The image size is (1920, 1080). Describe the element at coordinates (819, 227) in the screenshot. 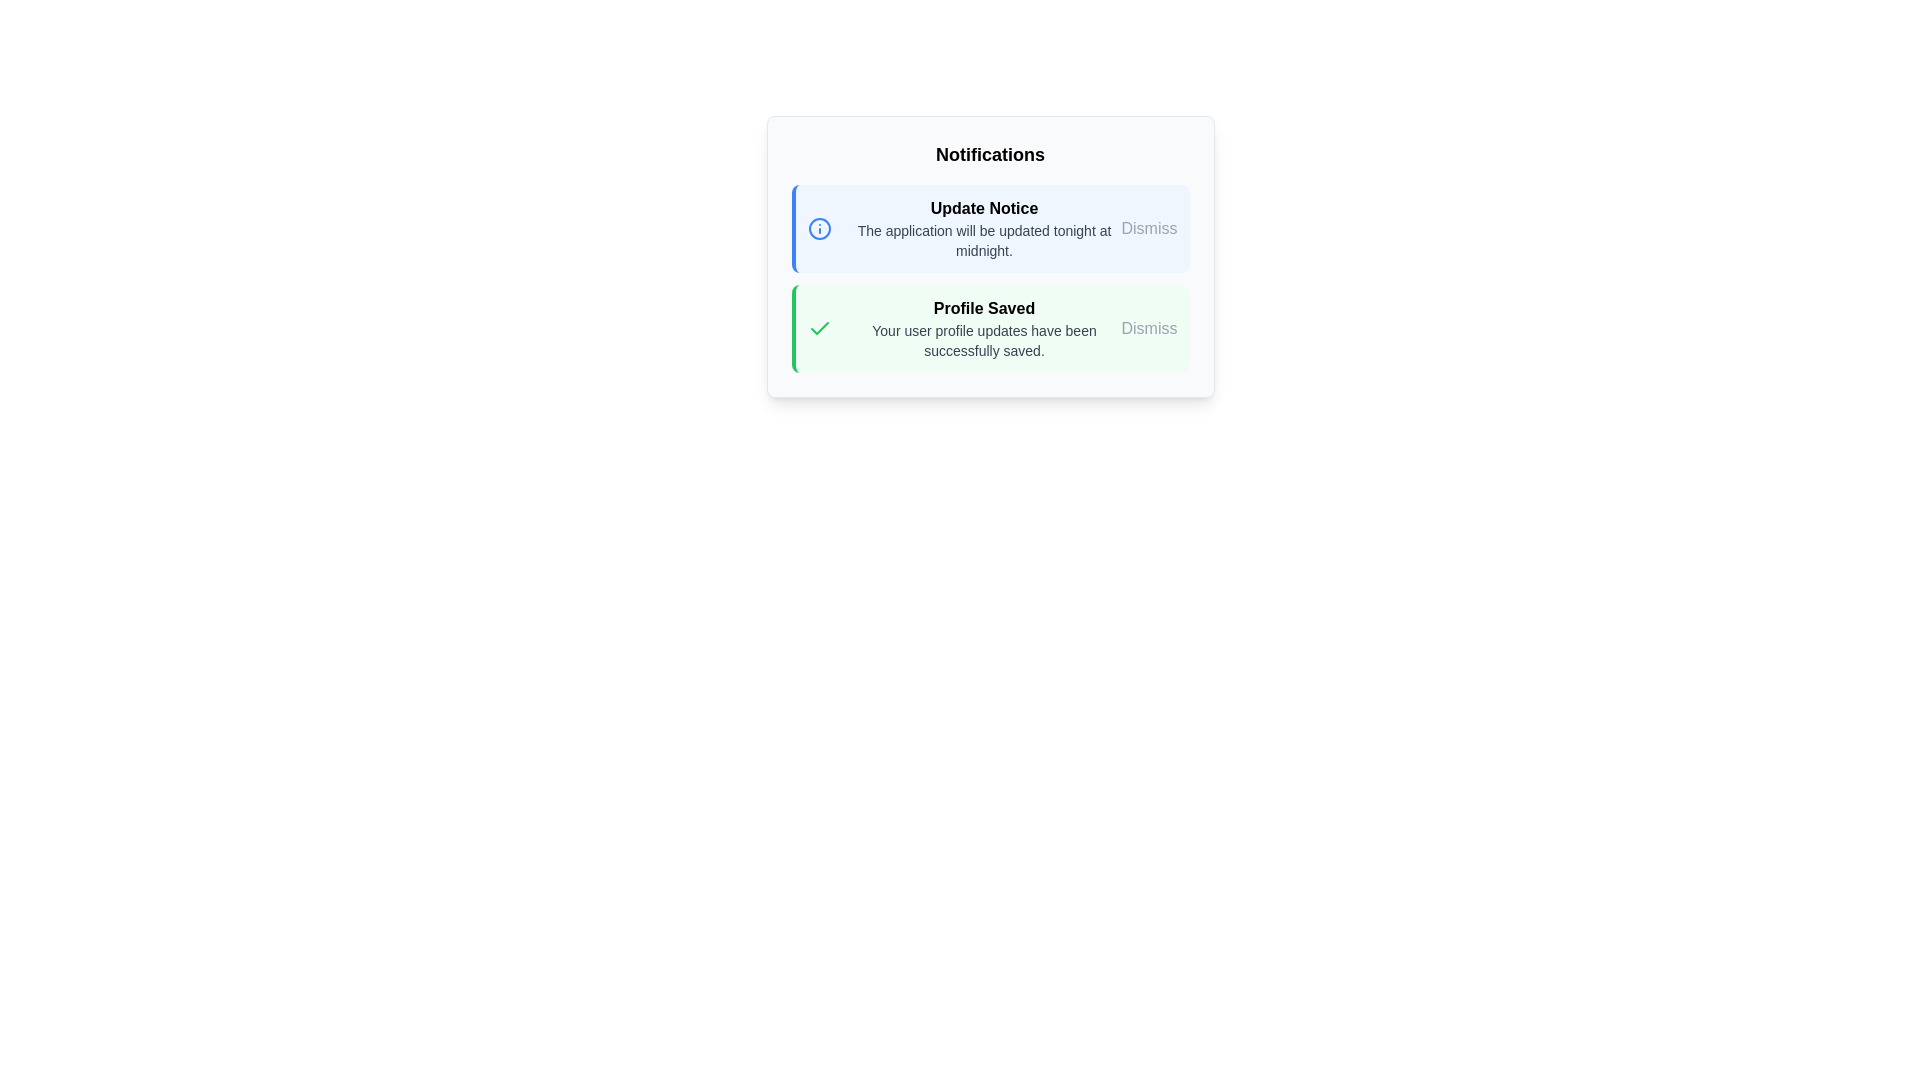

I see `the decorative circular vector graphic element within the 'Update Notice' notification card, which is styled with a blue stroke and represents an info or alert symbol` at that location.